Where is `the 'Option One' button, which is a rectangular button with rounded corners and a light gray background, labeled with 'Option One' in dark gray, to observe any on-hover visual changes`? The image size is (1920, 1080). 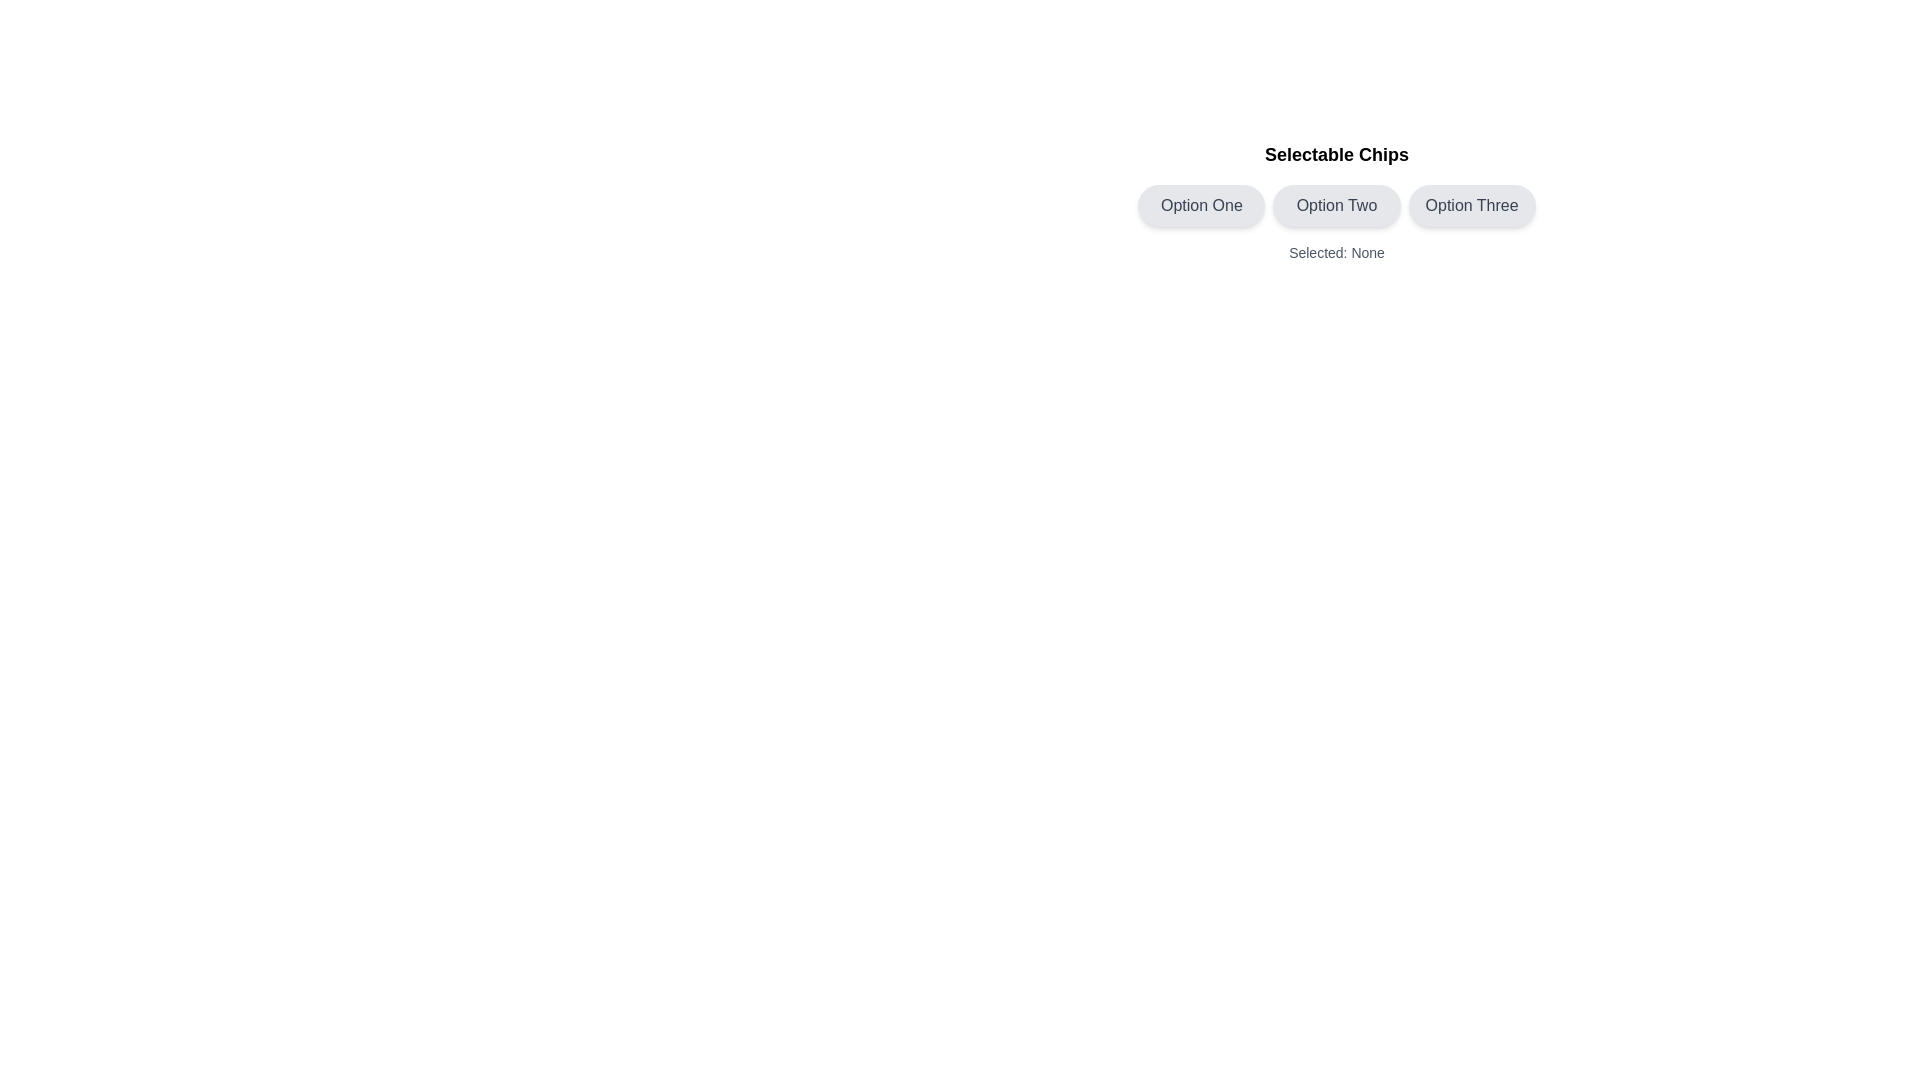
the 'Option One' button, which is a rectangular button with rounded corners and a light gray background, labeled with 'Option One' in dark gray, to observe any on-hover visual changes is located at coordinates (1200, 205).